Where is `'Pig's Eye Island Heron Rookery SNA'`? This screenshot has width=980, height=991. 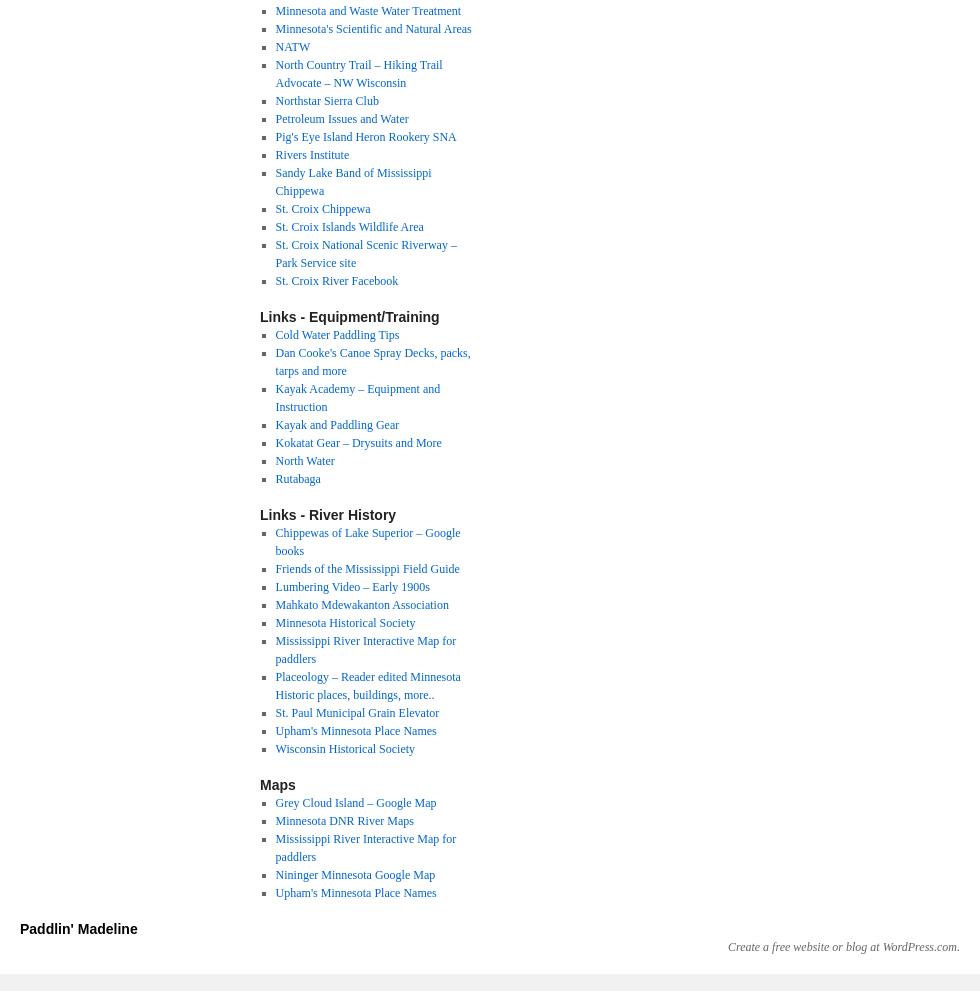 'Pig's Eye Island Heron Rookery SNA' is located at coordinates (274, 136).